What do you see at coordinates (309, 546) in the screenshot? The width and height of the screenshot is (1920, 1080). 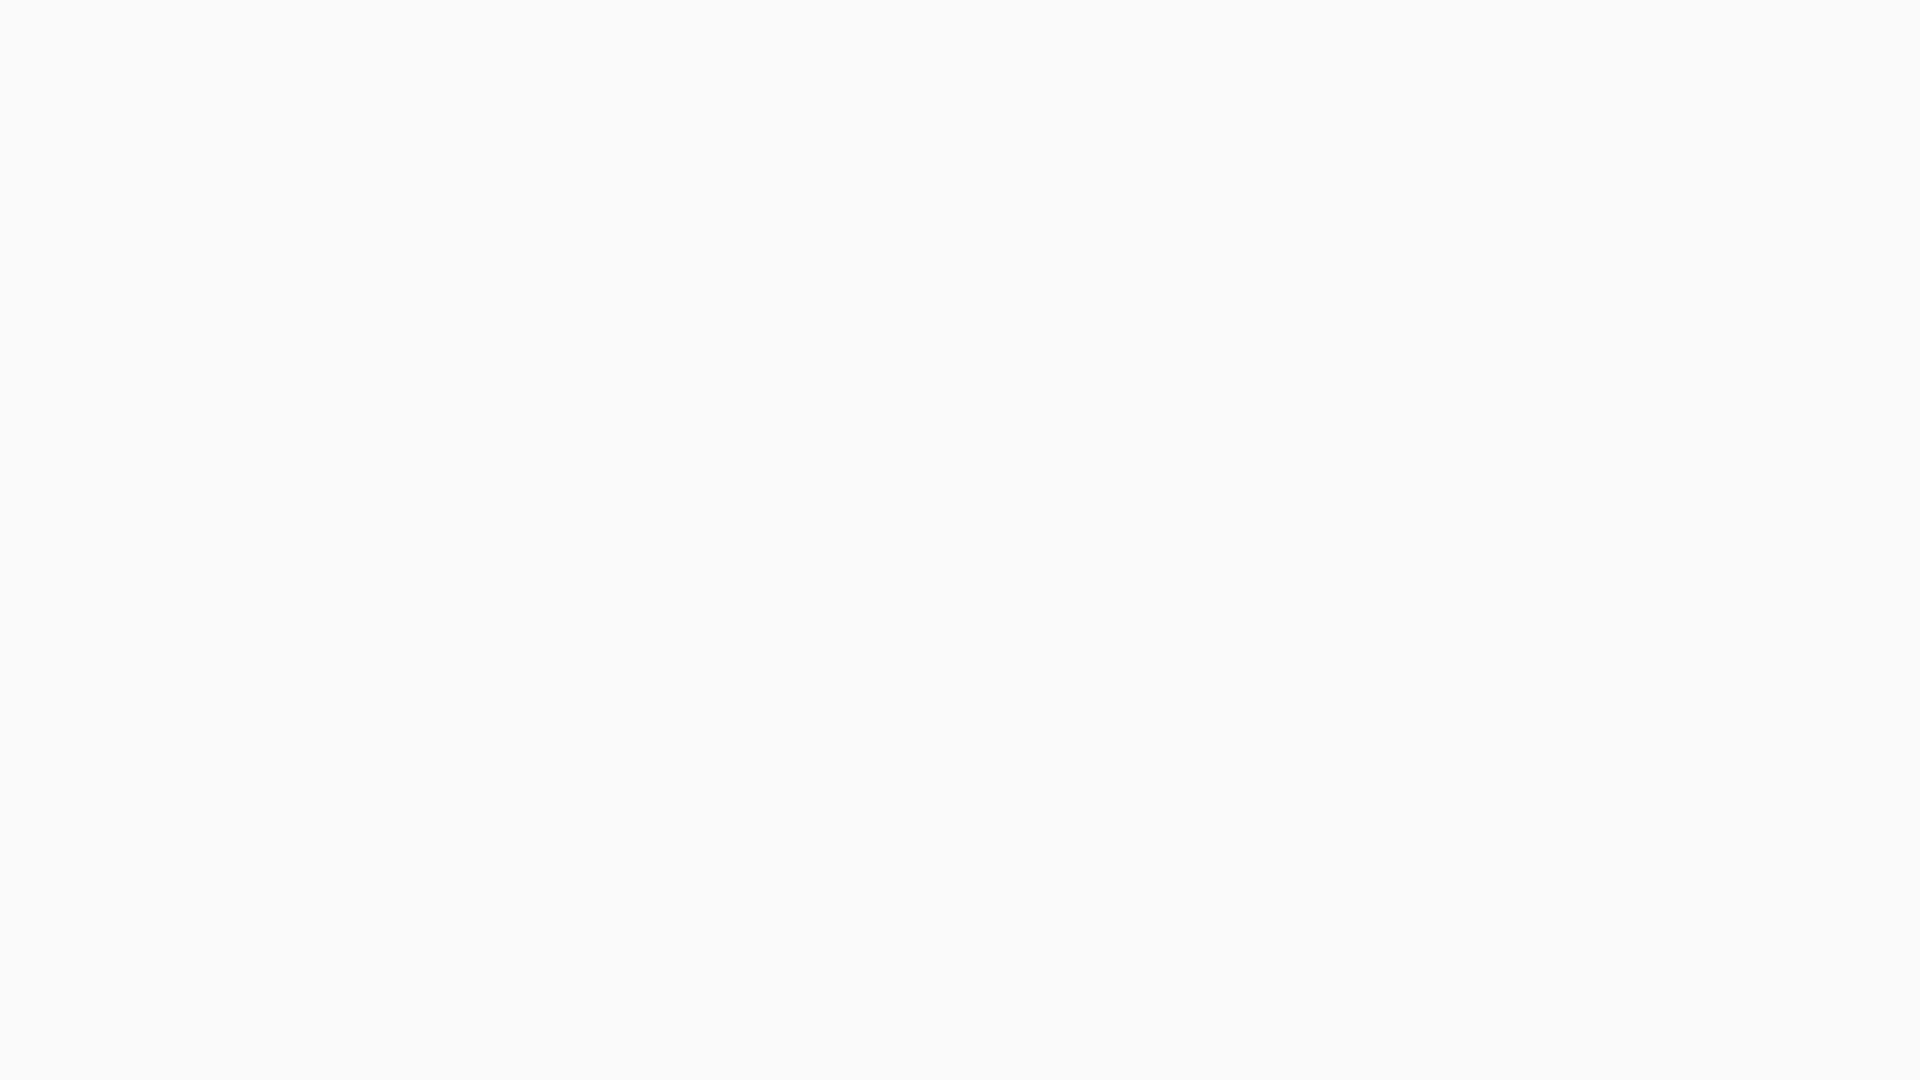 I see `Continue` at bounding box center [309, 546].